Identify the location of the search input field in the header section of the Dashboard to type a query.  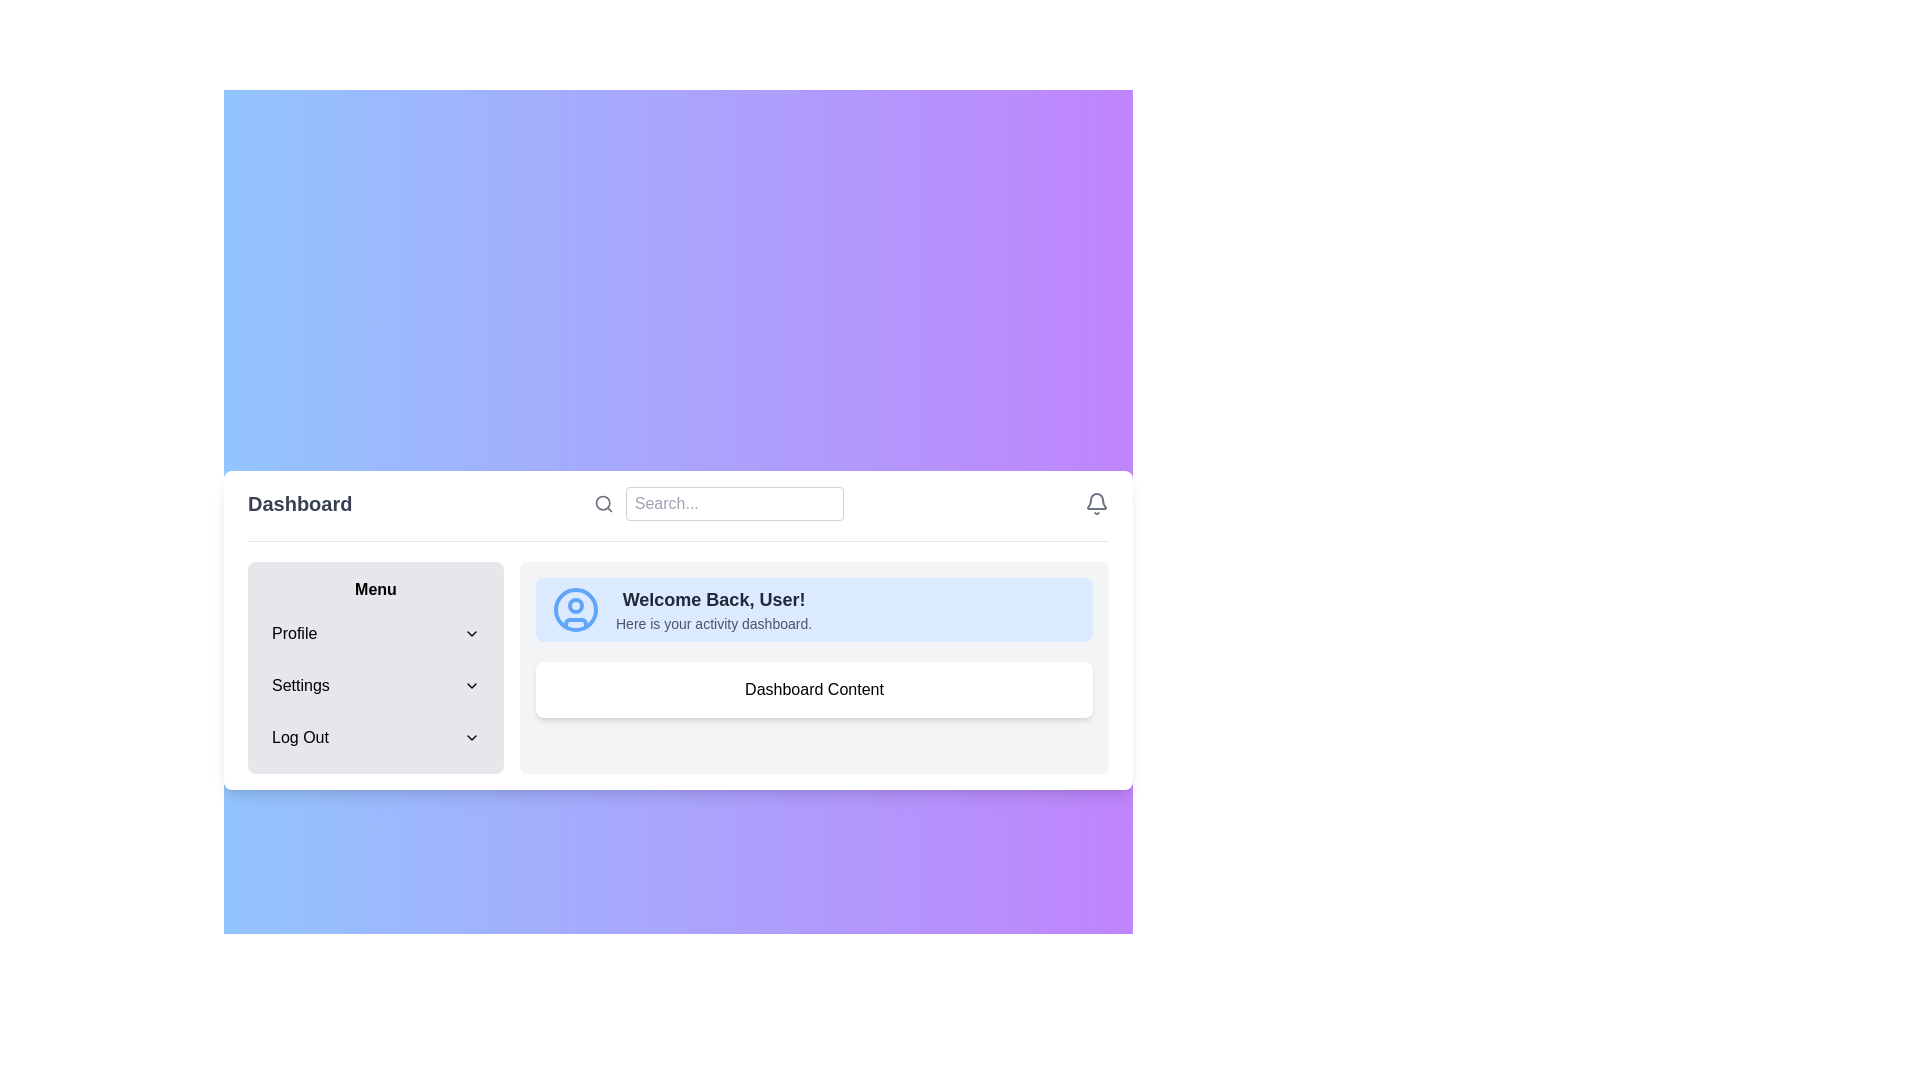
(678, 512).